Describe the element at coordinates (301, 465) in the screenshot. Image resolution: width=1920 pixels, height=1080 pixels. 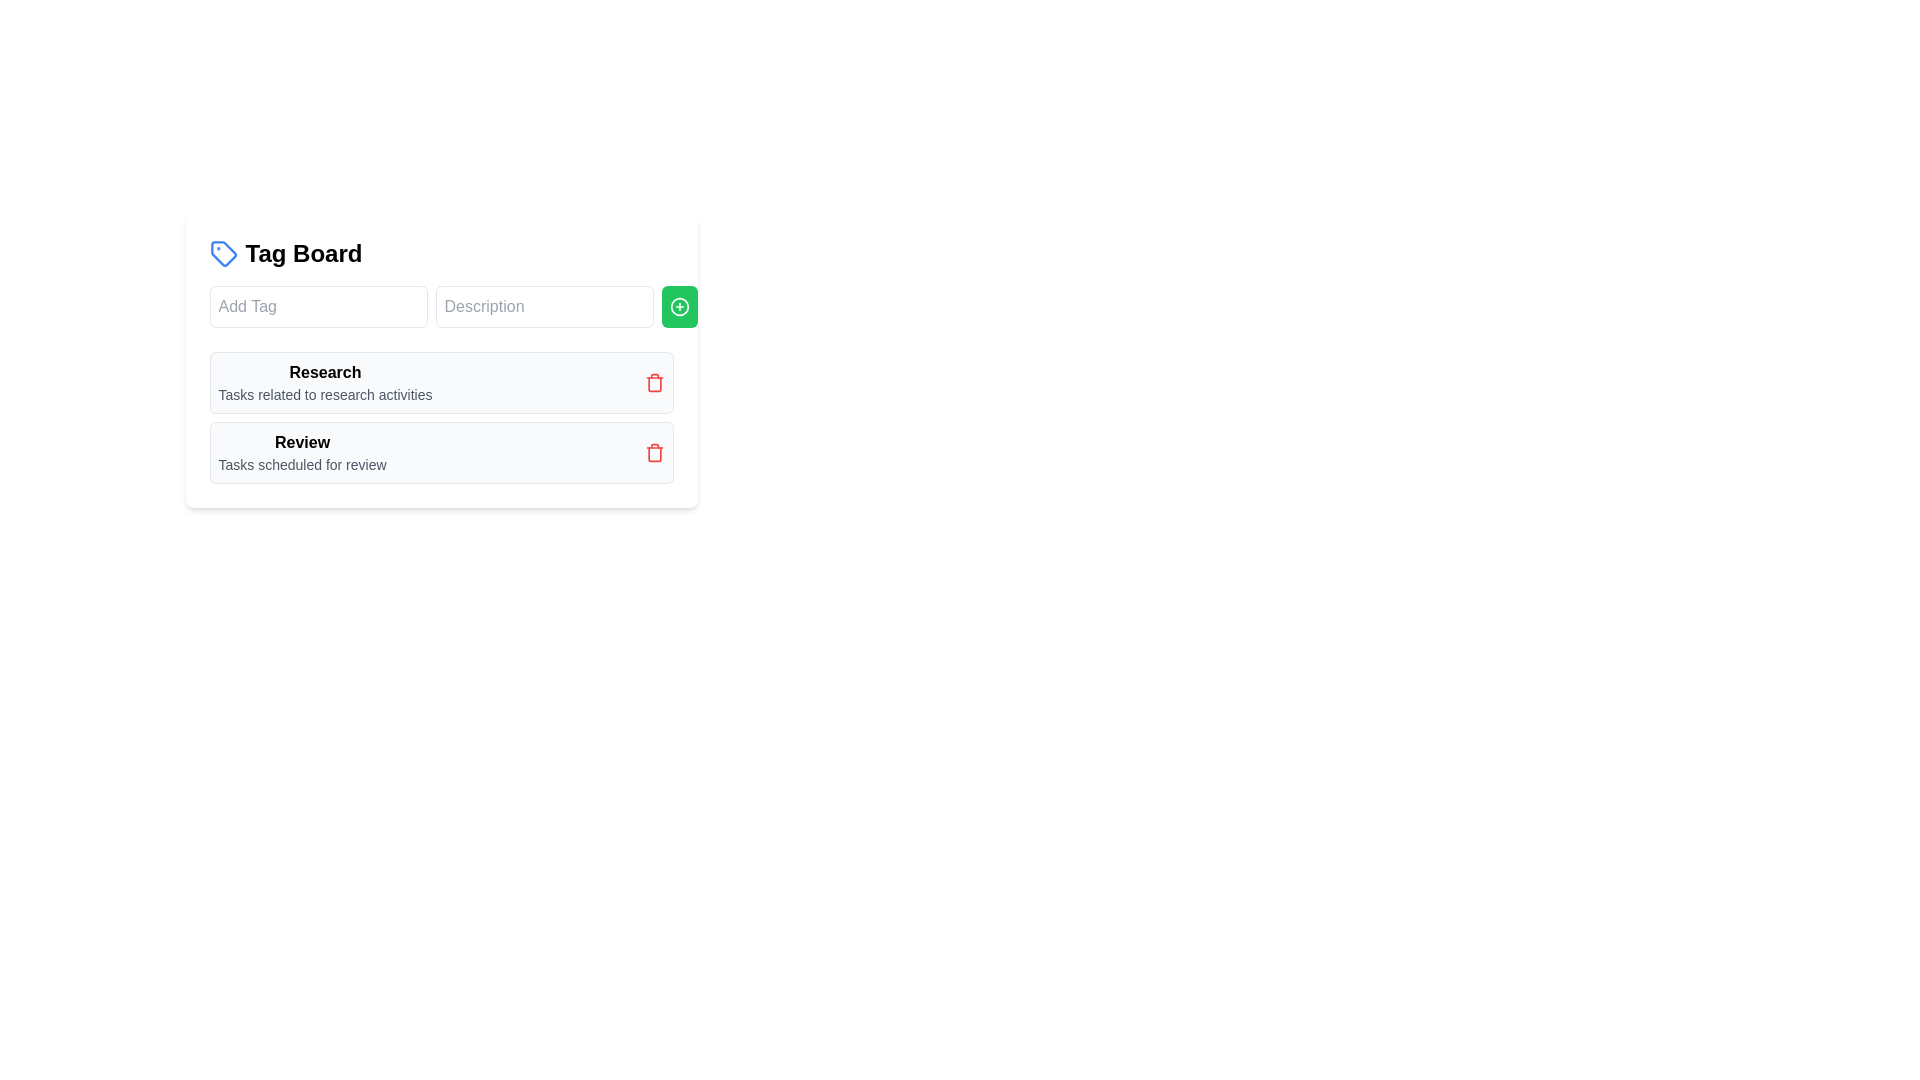
I see `the text label stating 'Tasks scheduled for review'` at that location.